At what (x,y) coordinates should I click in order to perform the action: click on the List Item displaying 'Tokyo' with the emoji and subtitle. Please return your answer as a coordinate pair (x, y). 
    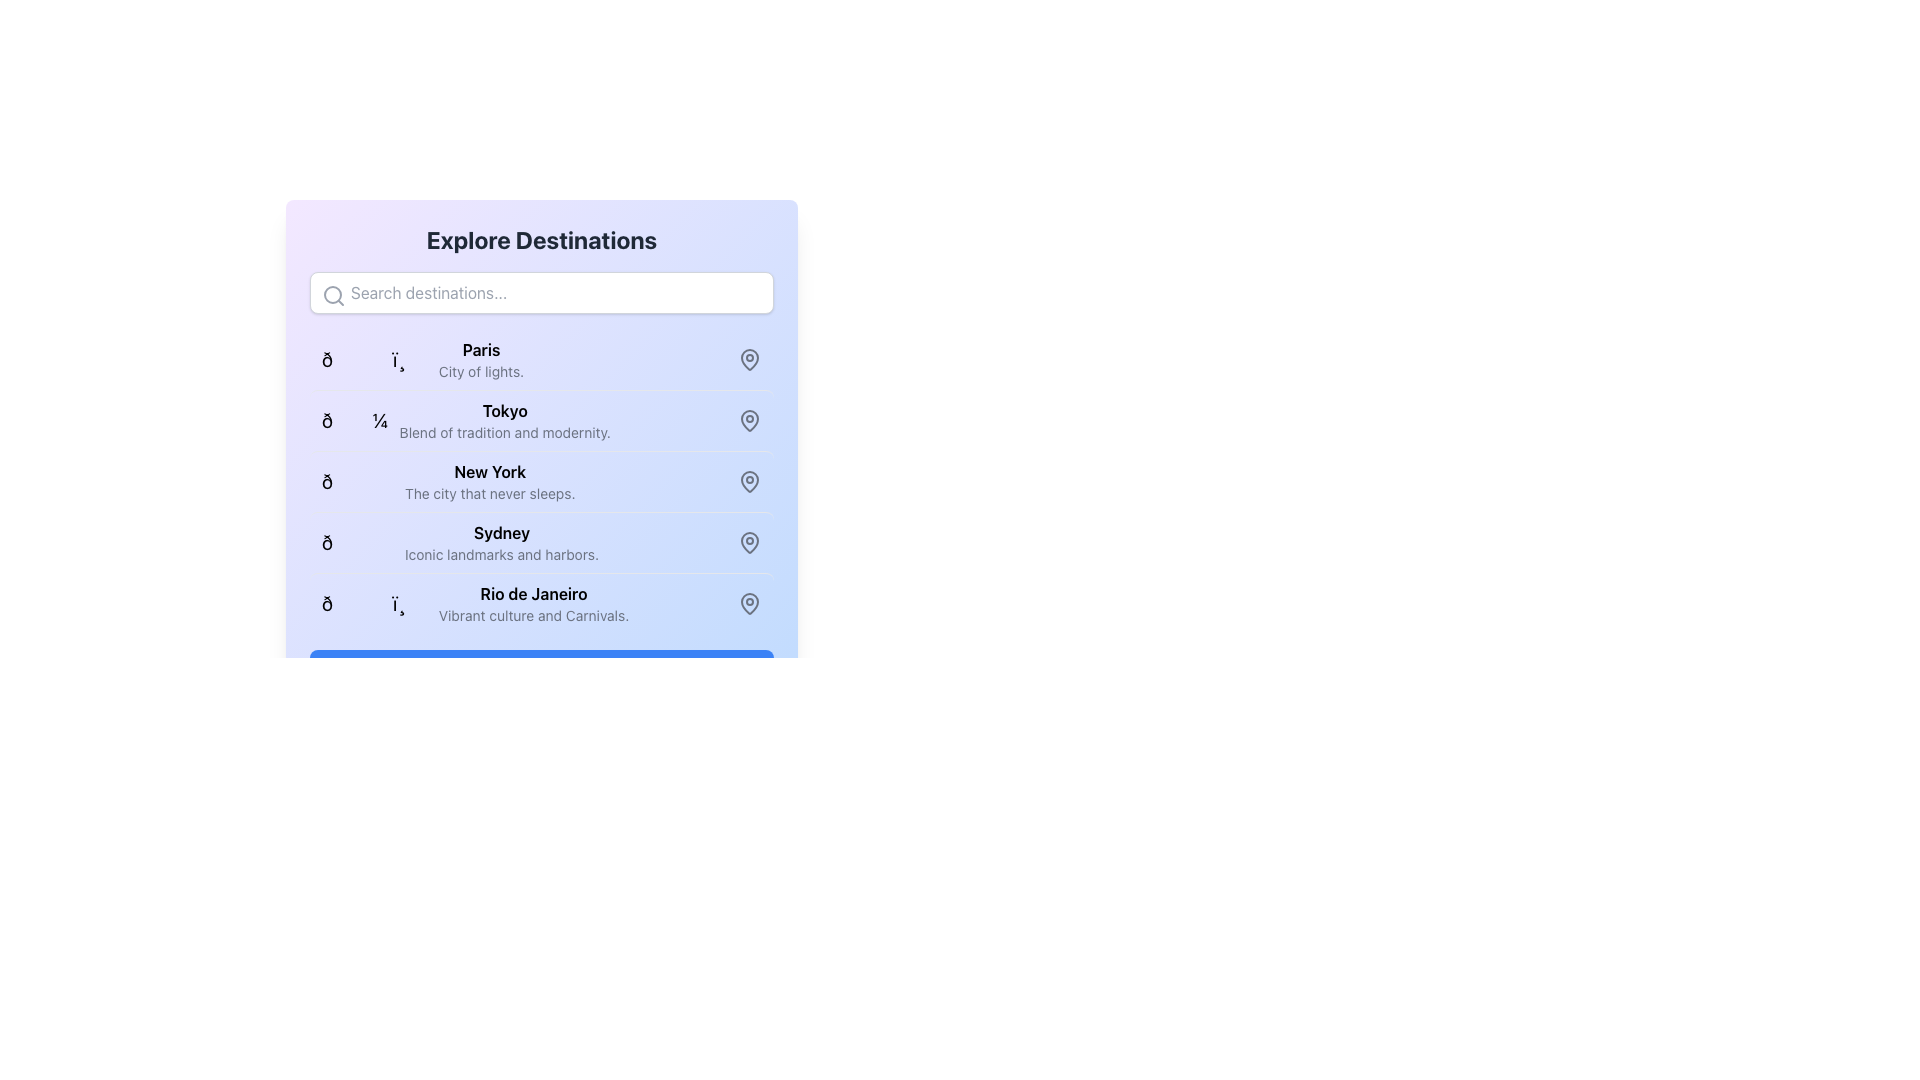
    Looking at the image, I should click on (465, 419).